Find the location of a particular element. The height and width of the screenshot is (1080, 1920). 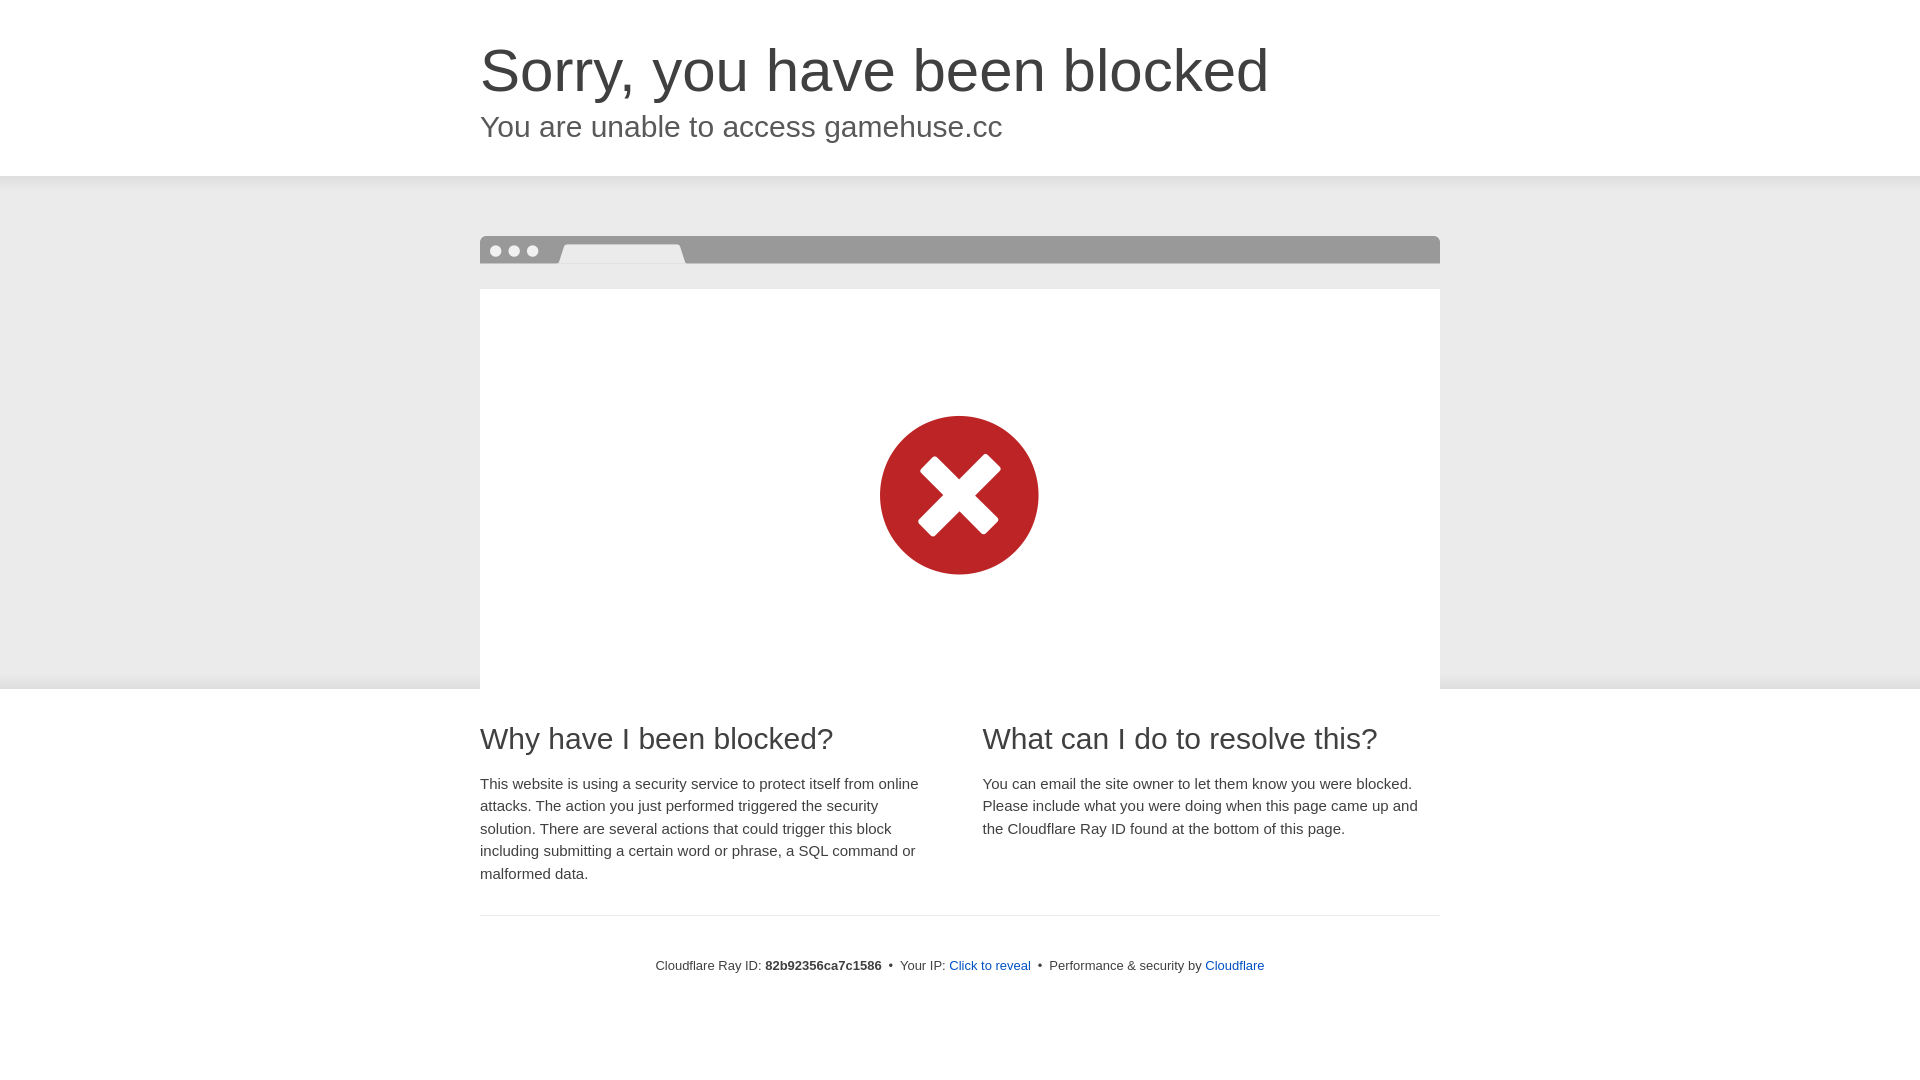

'Cloudflare' is located at coordinates (1233, 964).